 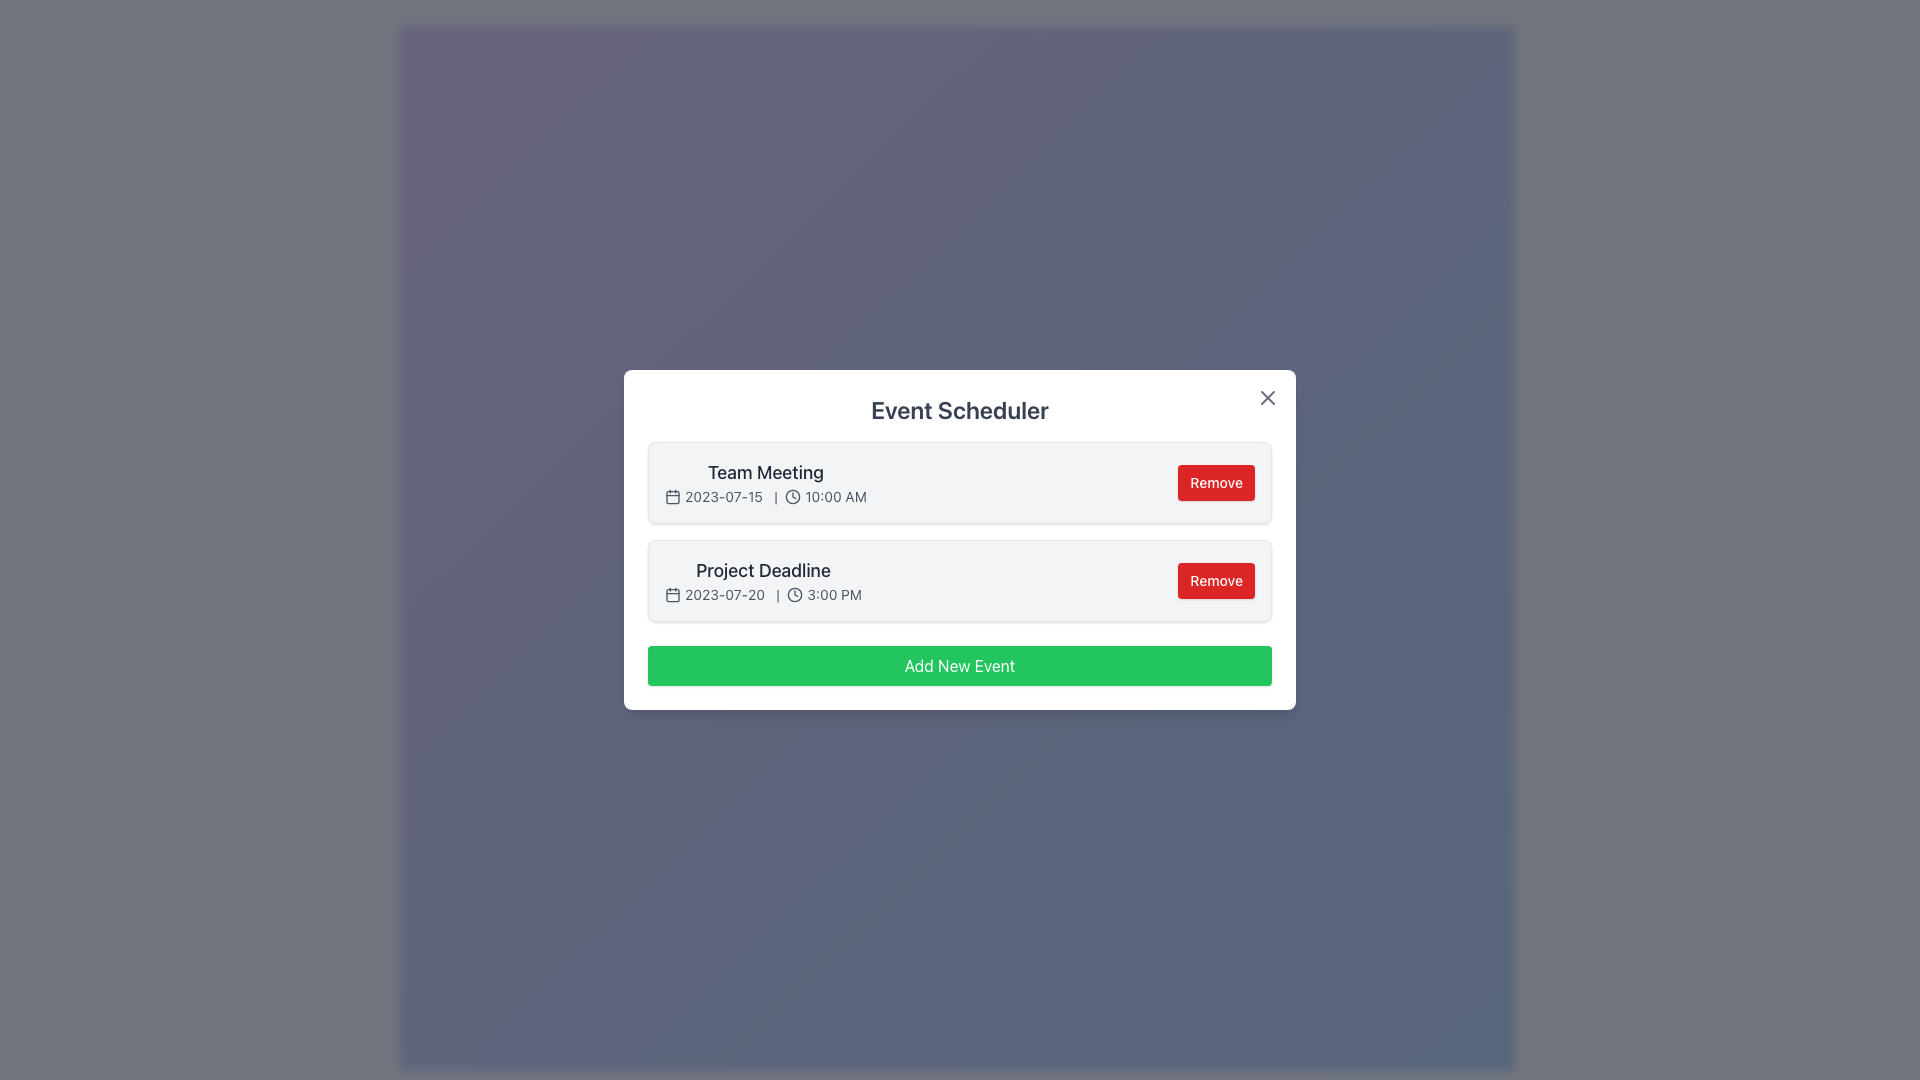 I want to click on the 'Project Deadline' text header, which is styled with a large font size and medium weight in dark gray, located in the middle-right section of the 'Event Scheduler' modal underneath the 'Team Meeting' entry, so click(x=762, y=570).